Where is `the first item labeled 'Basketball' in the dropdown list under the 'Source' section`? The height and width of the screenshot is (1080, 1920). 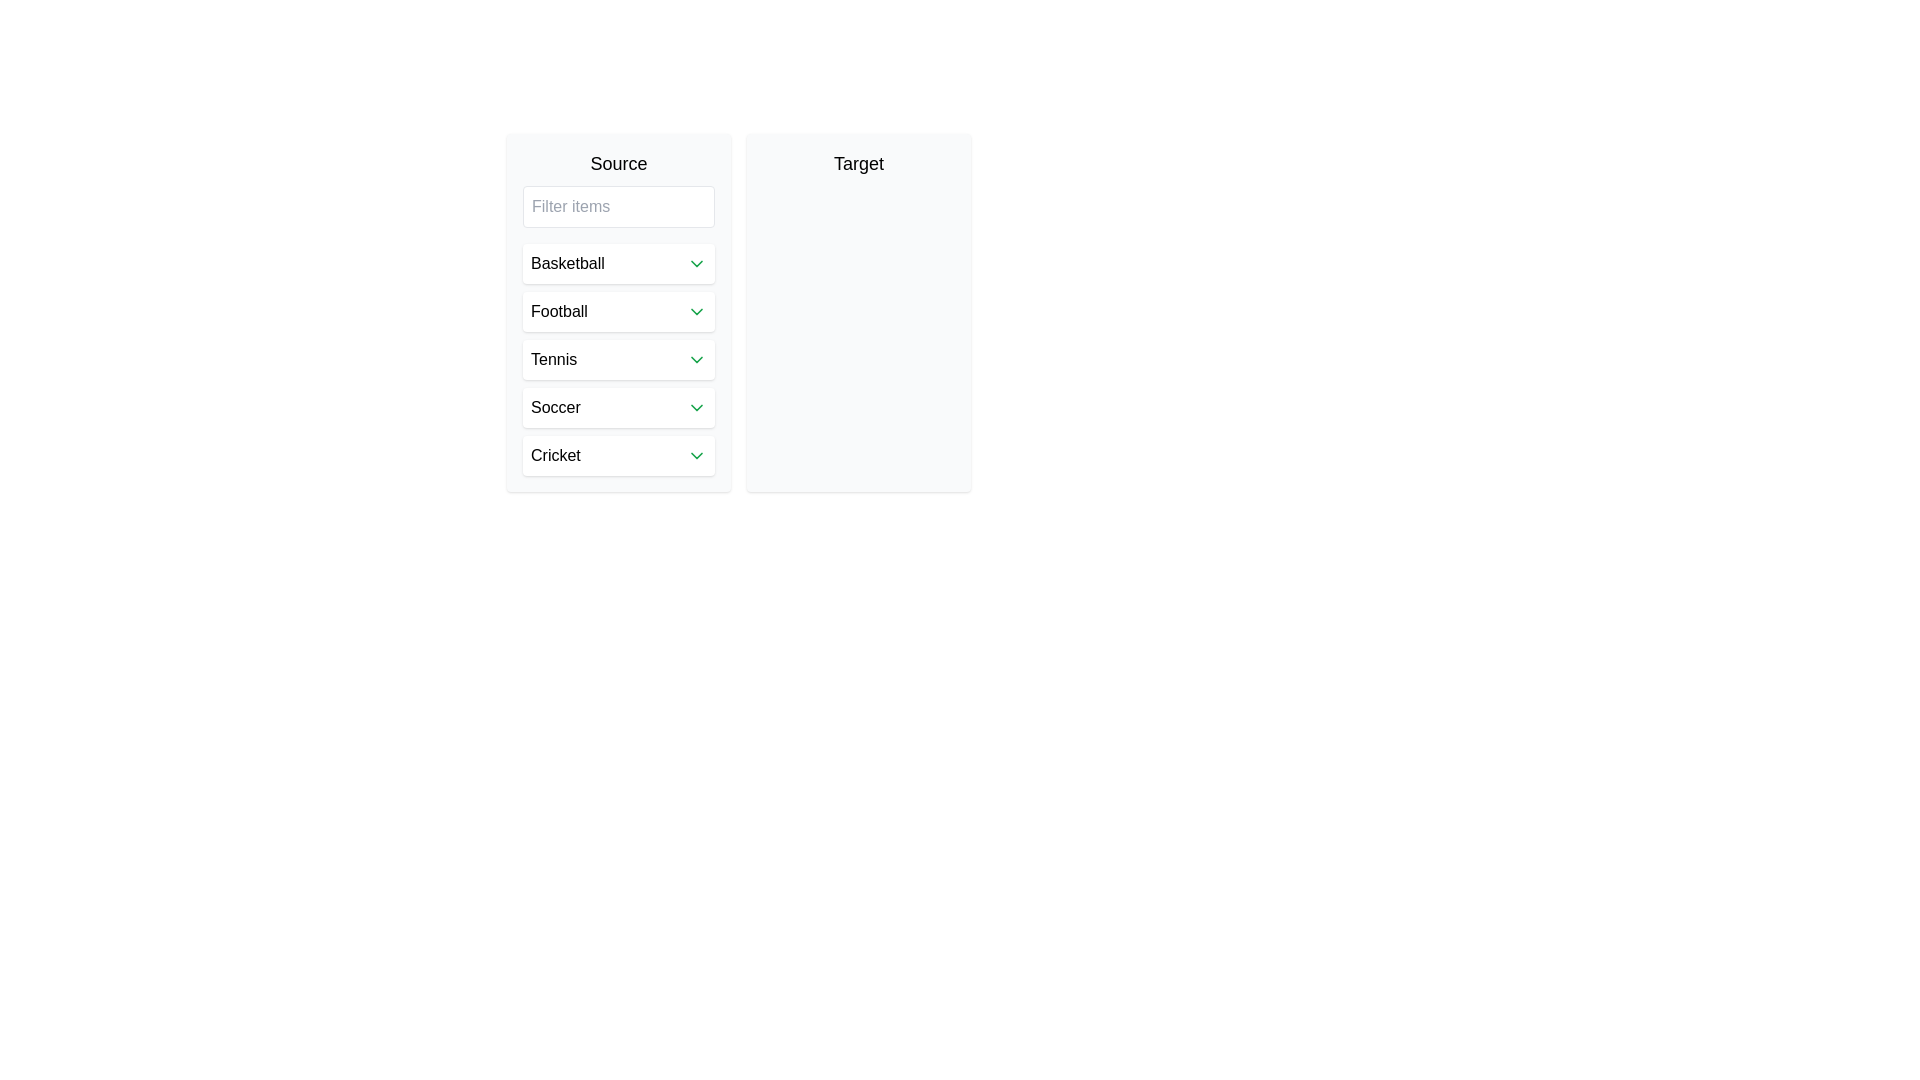 the first item labeled 'Basketball' in the dropdown list under the 'Source' section is located at coordinates (618, 262).